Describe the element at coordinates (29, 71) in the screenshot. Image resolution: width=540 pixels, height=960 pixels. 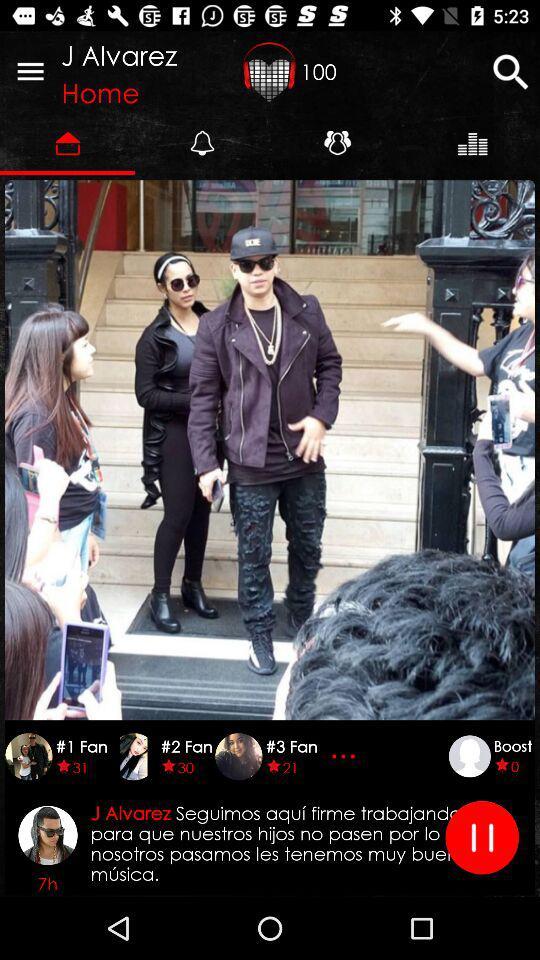
I see `open menu options` at that location.